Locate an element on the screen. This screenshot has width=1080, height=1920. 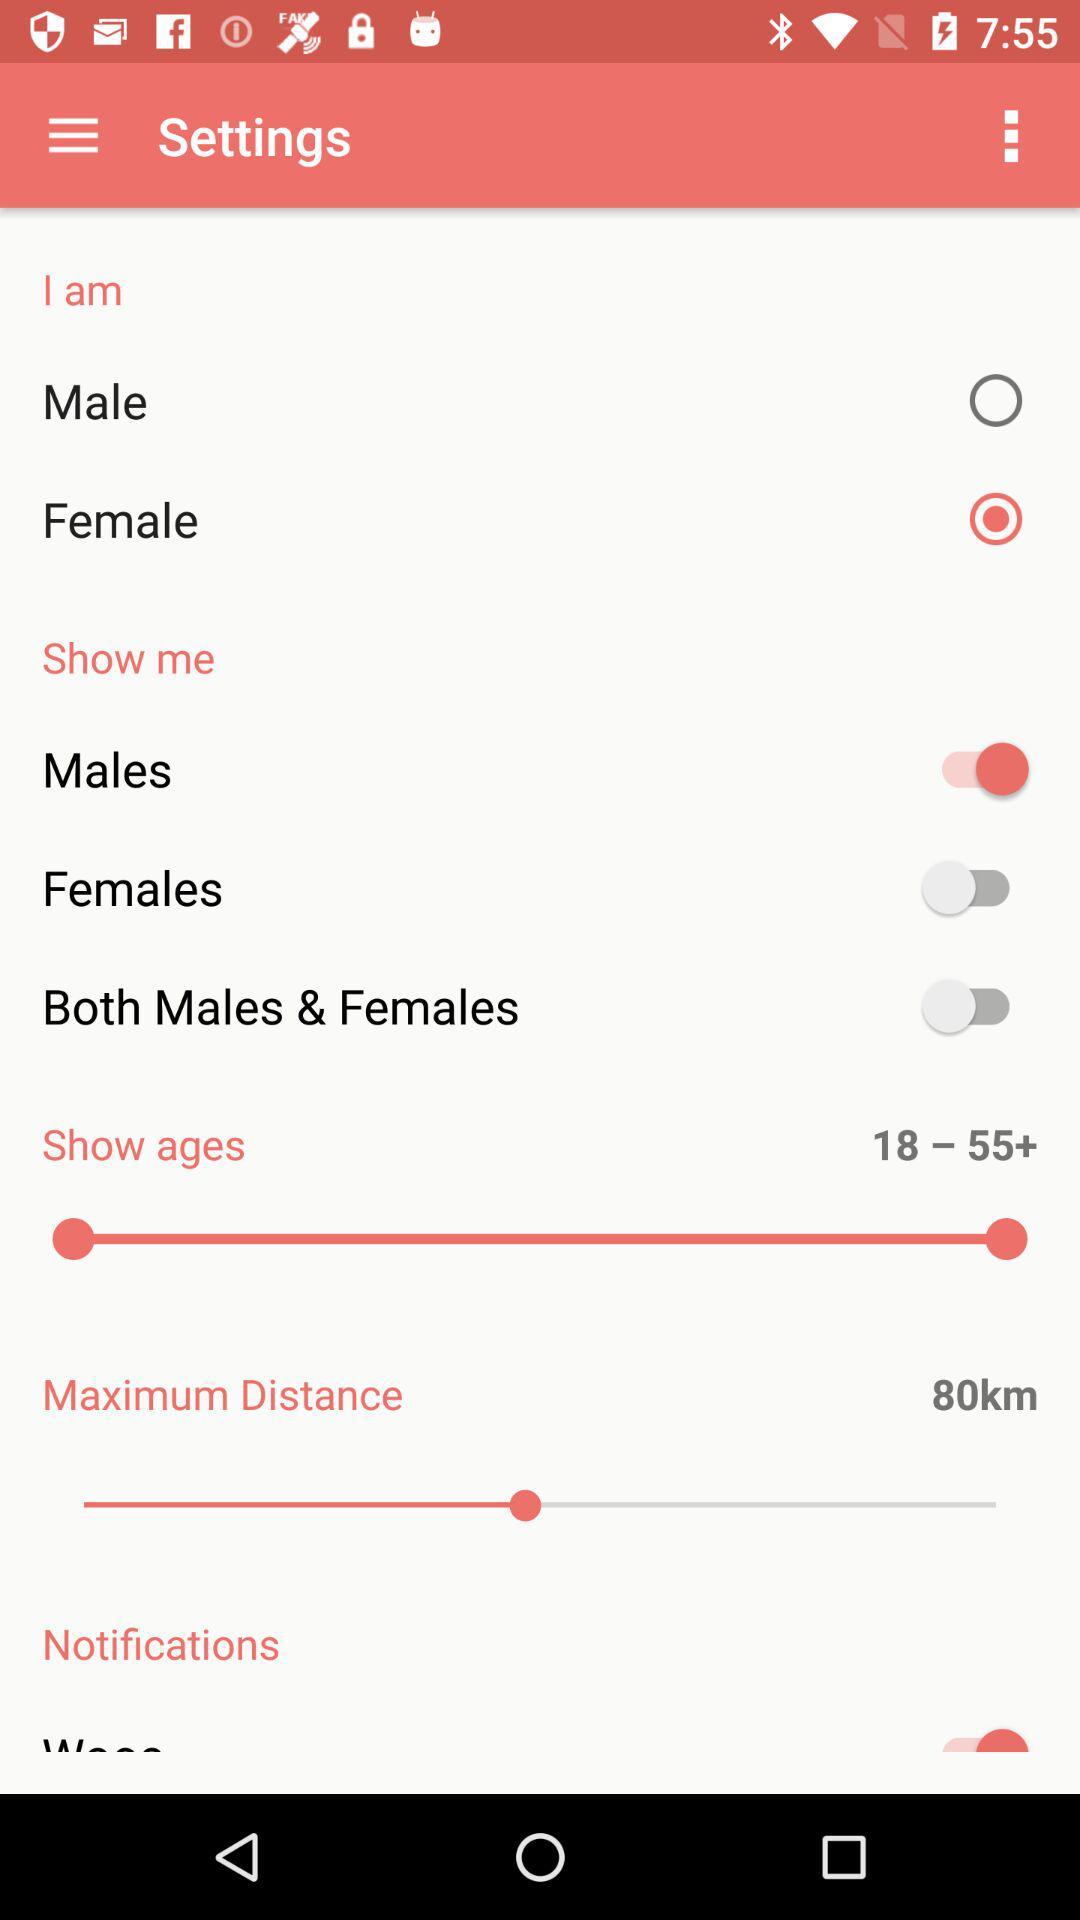
more options is located at coordinates (1011, 134).